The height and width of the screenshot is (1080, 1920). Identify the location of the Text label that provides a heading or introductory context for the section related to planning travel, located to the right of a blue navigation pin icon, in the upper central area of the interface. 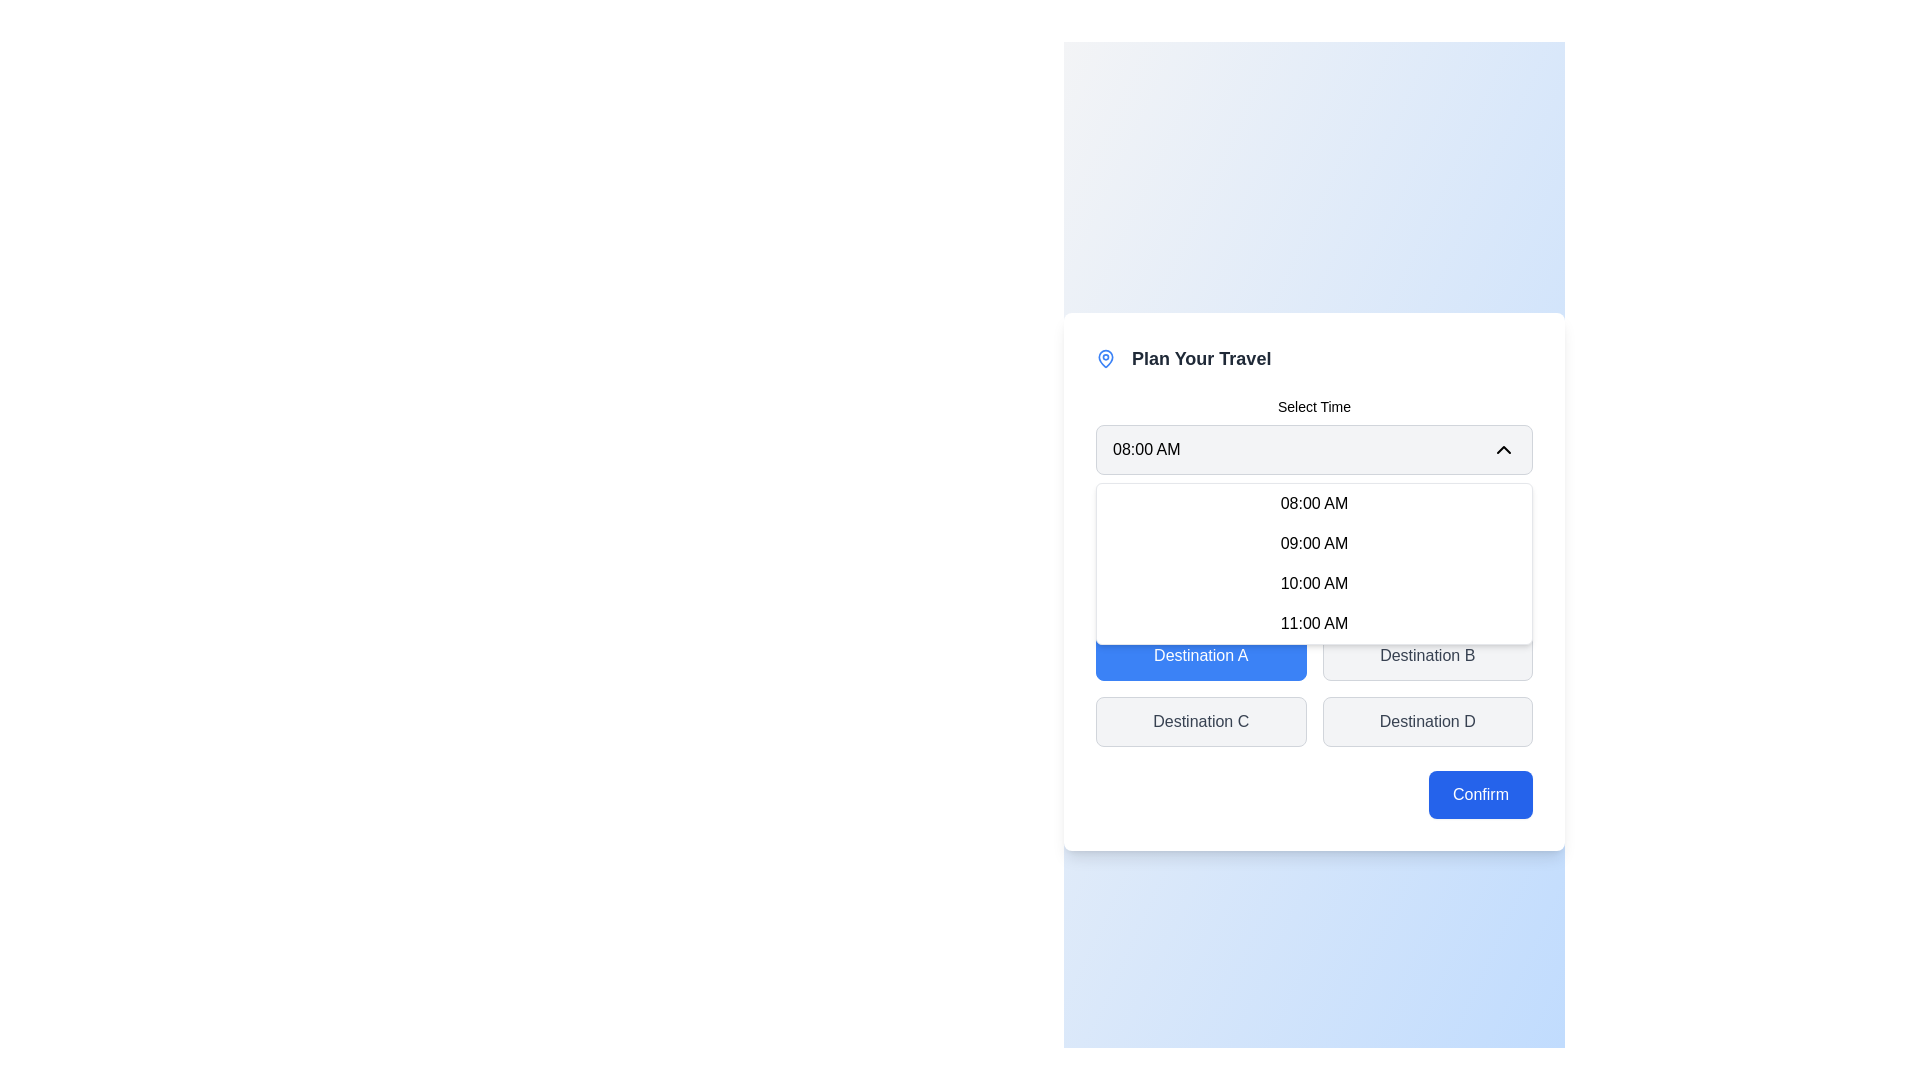
(1200, 357).